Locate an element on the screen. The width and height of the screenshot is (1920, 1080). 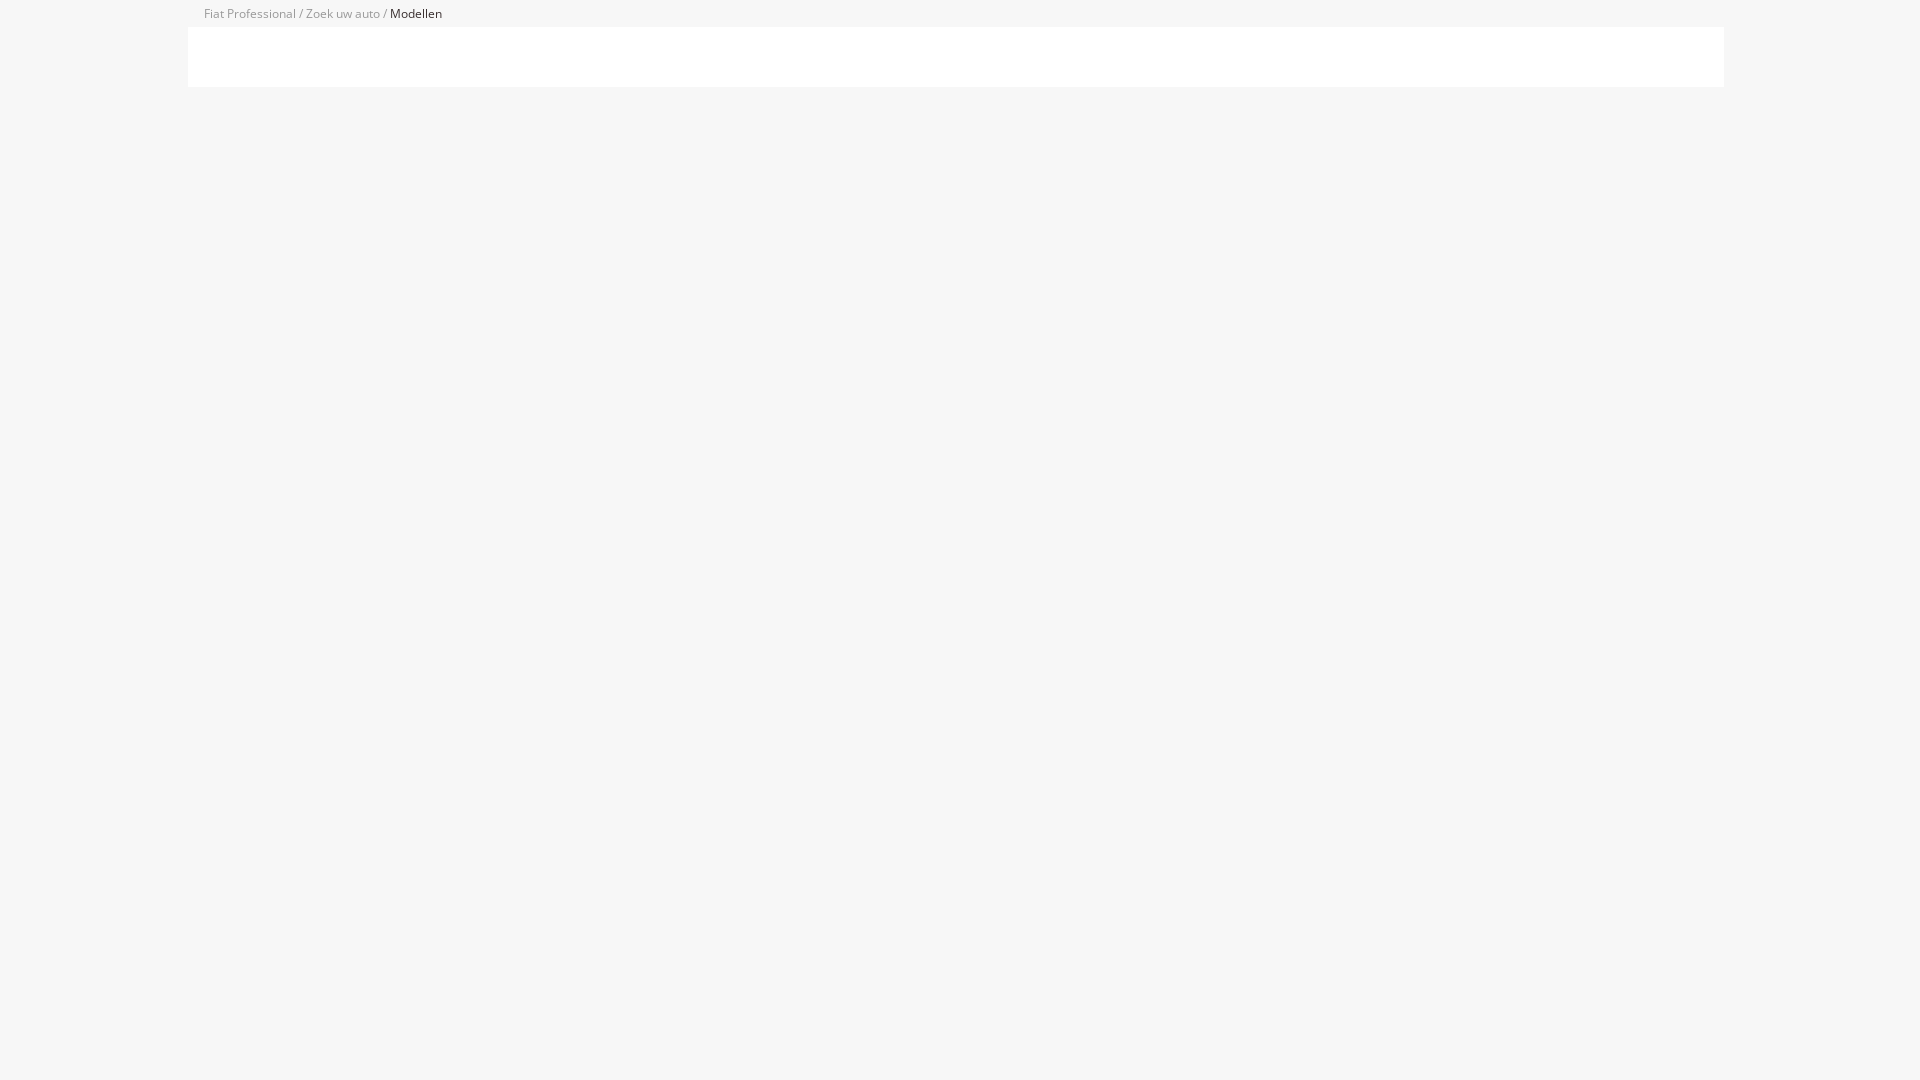
'Fiat Professional' is located at coordinates (250, 13).